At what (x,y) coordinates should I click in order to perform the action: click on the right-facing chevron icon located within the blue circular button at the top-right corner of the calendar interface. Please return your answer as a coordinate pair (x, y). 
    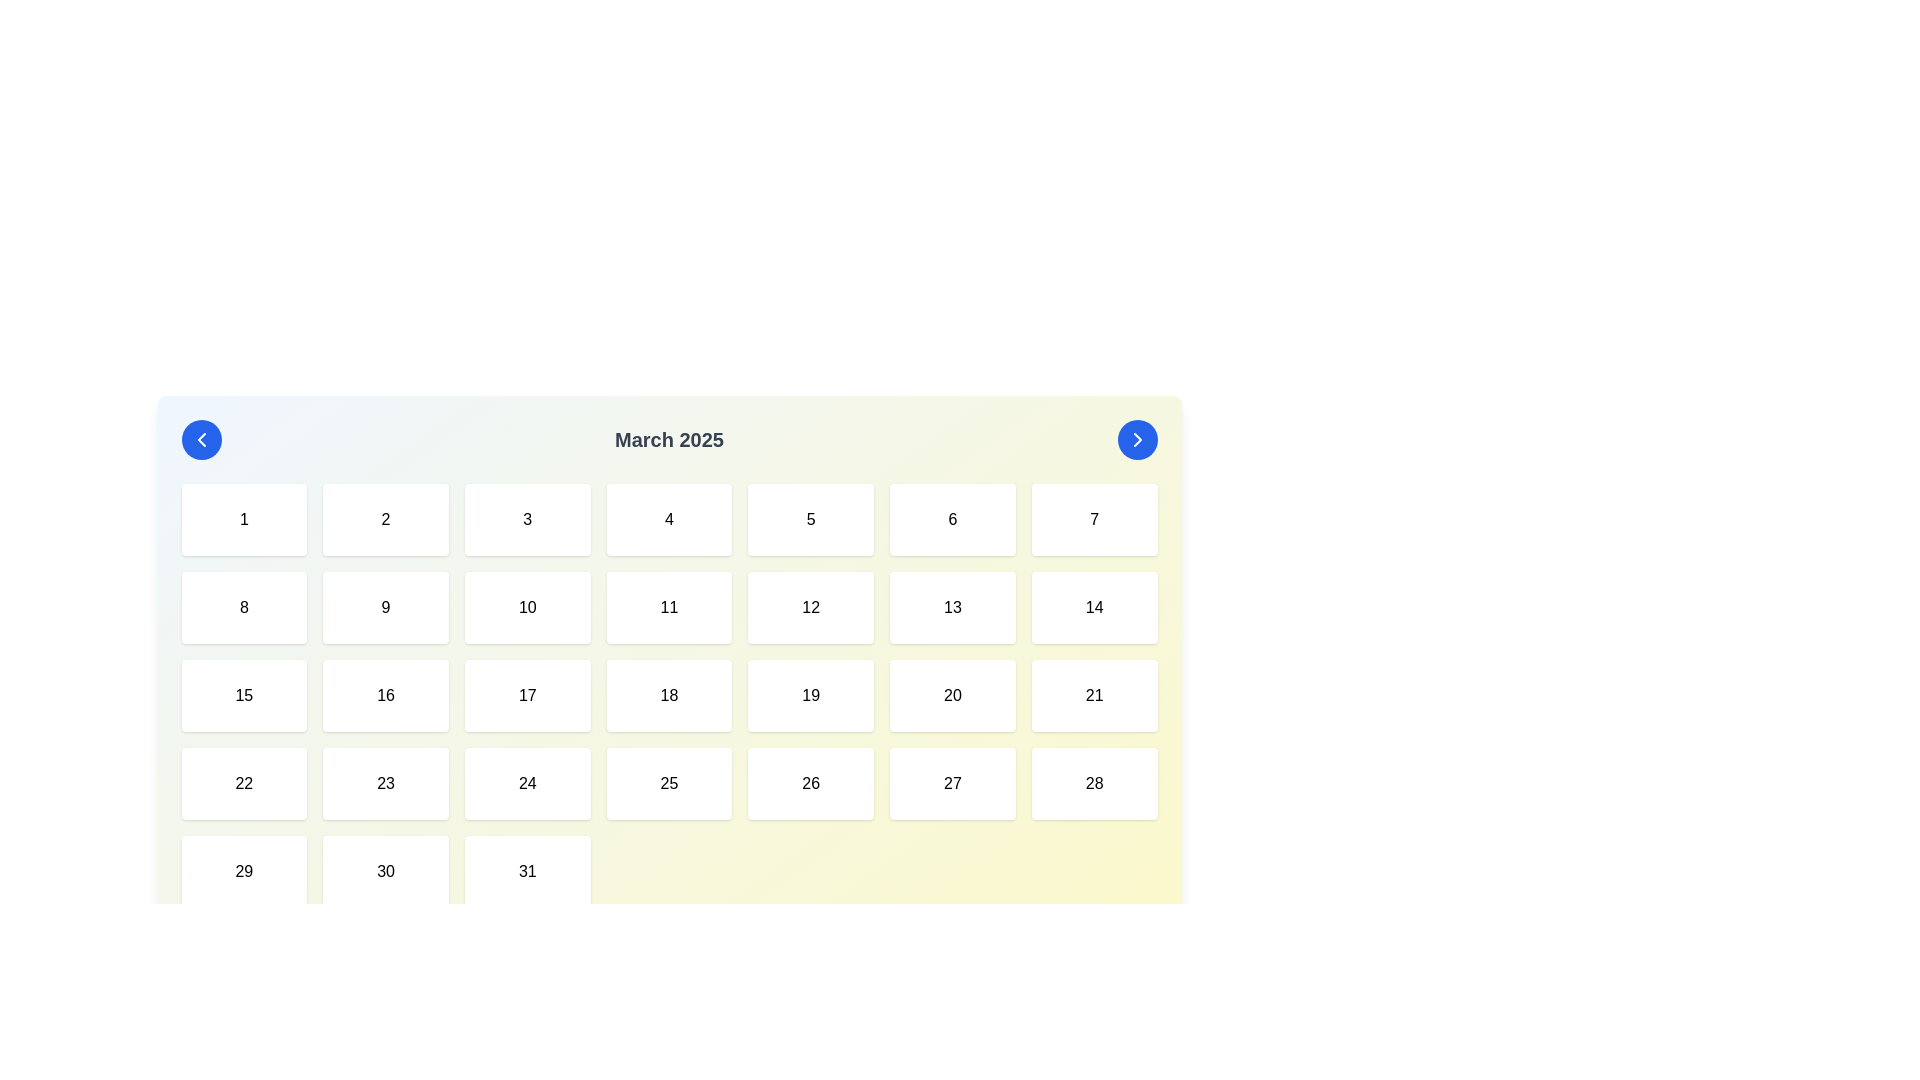
    Looking at the image, I should click on (1137, 438).